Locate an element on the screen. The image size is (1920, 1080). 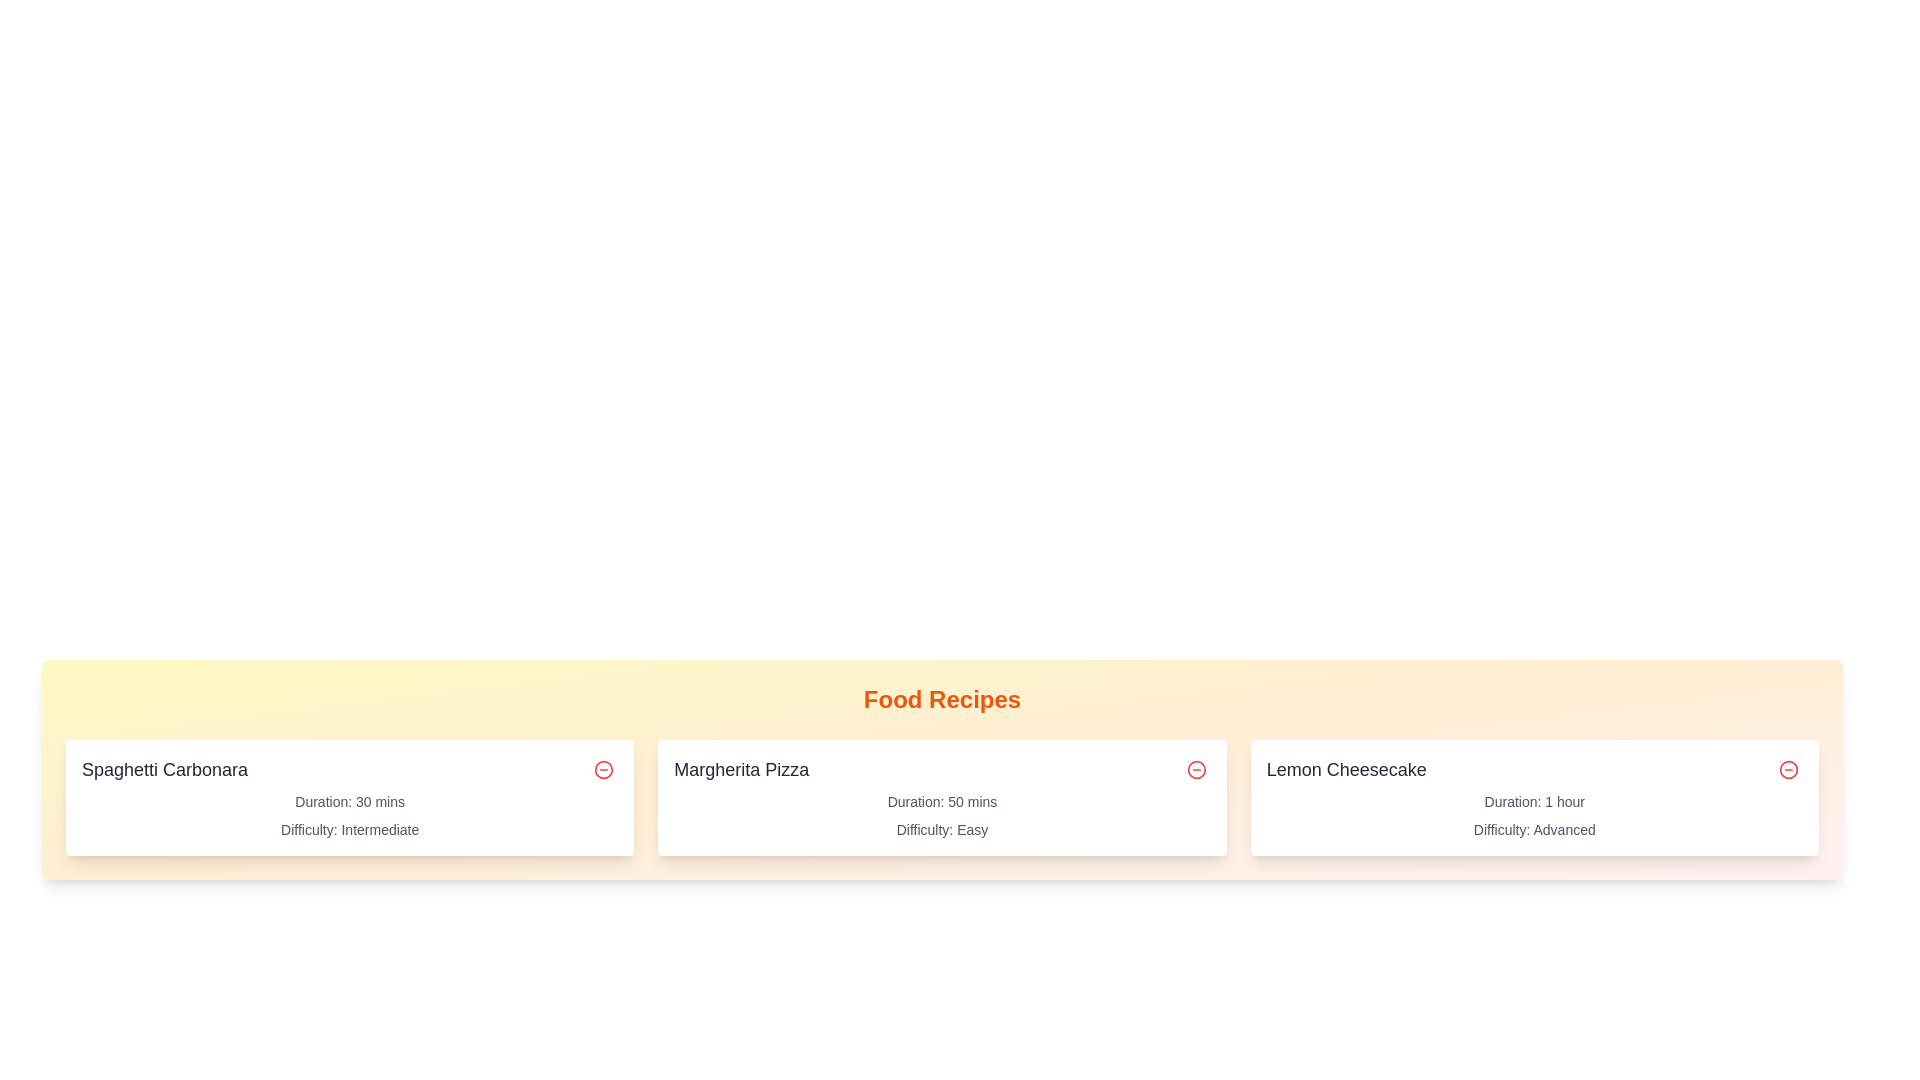
the text label that serves as the title for the recipe entry 'Lemon Cheesecake', which is located on the far right side of the horizontally aligned list of recipes is located at coordinates (1346, 769).